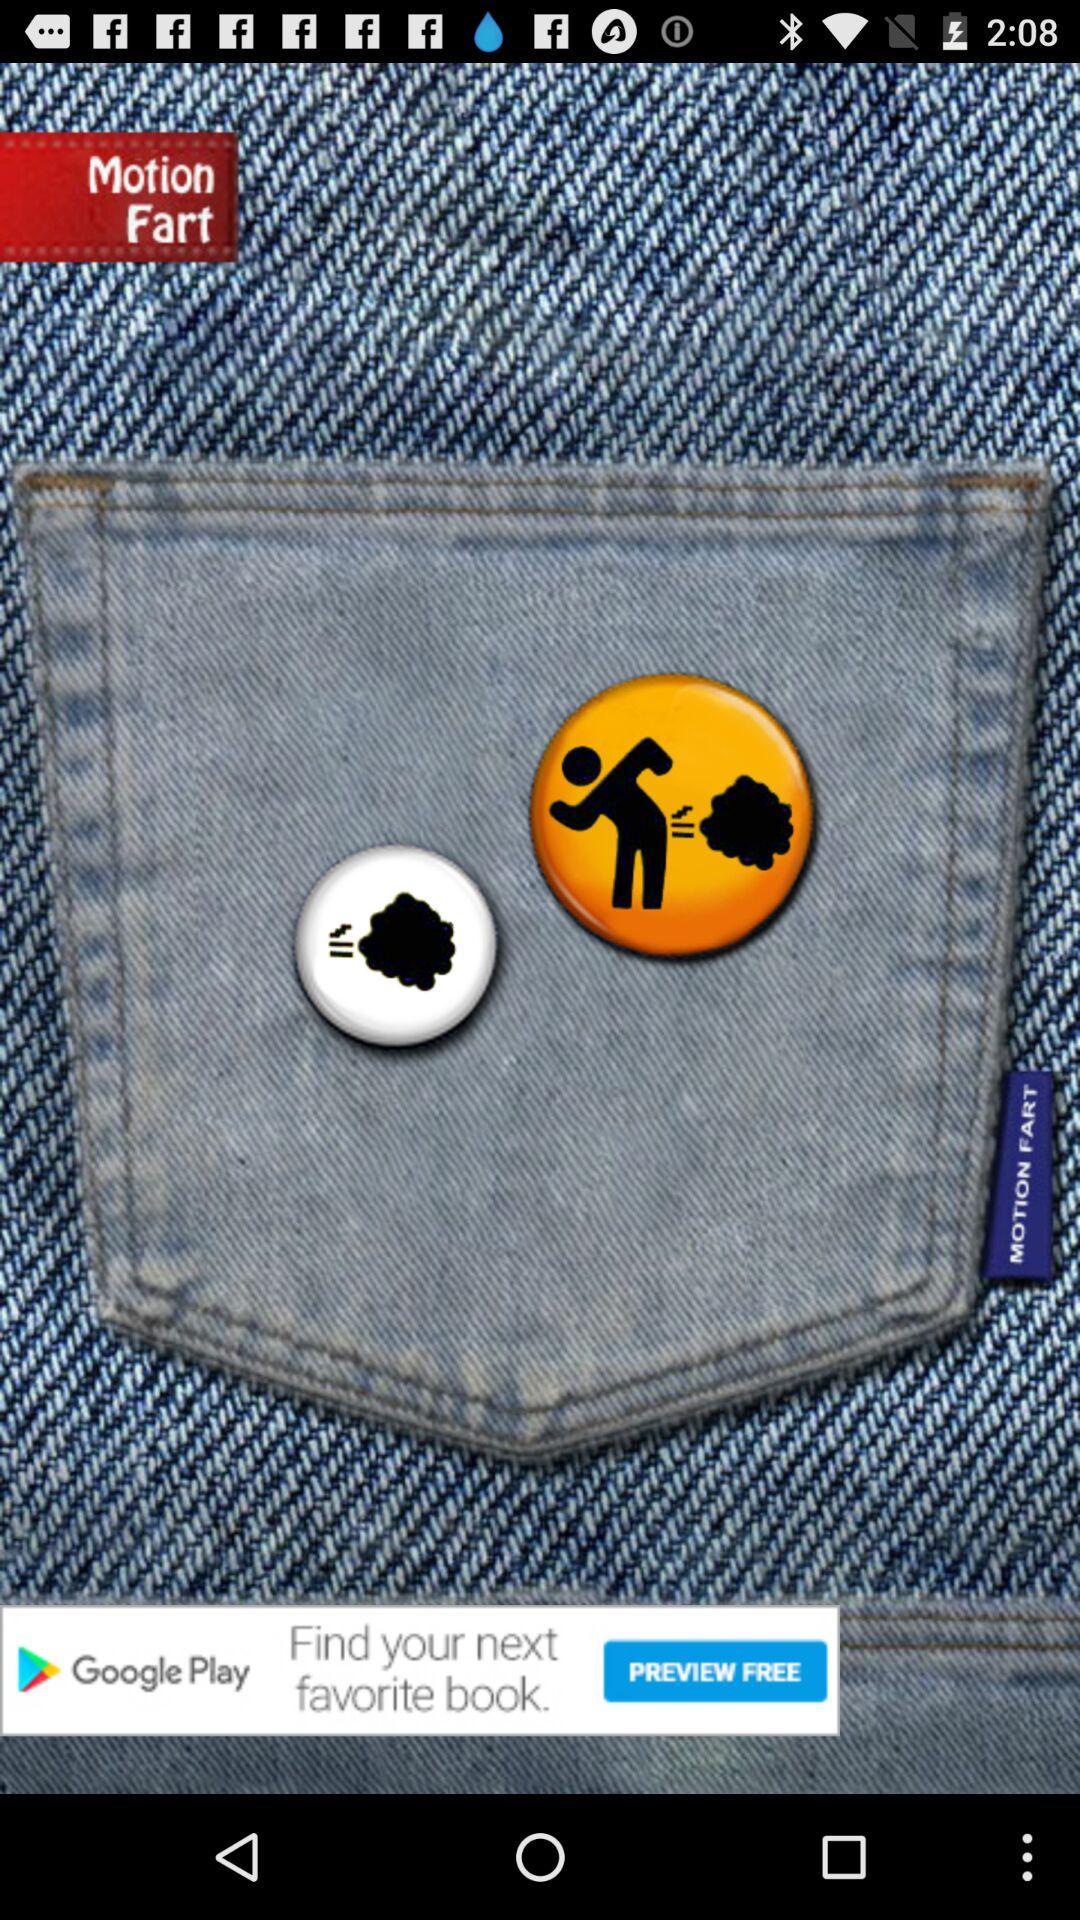 The width and height of the screenshot is (1080, 1920). Describe the element at coordinates (395, 948) in the screenshot. I see `sound 1` at that location.